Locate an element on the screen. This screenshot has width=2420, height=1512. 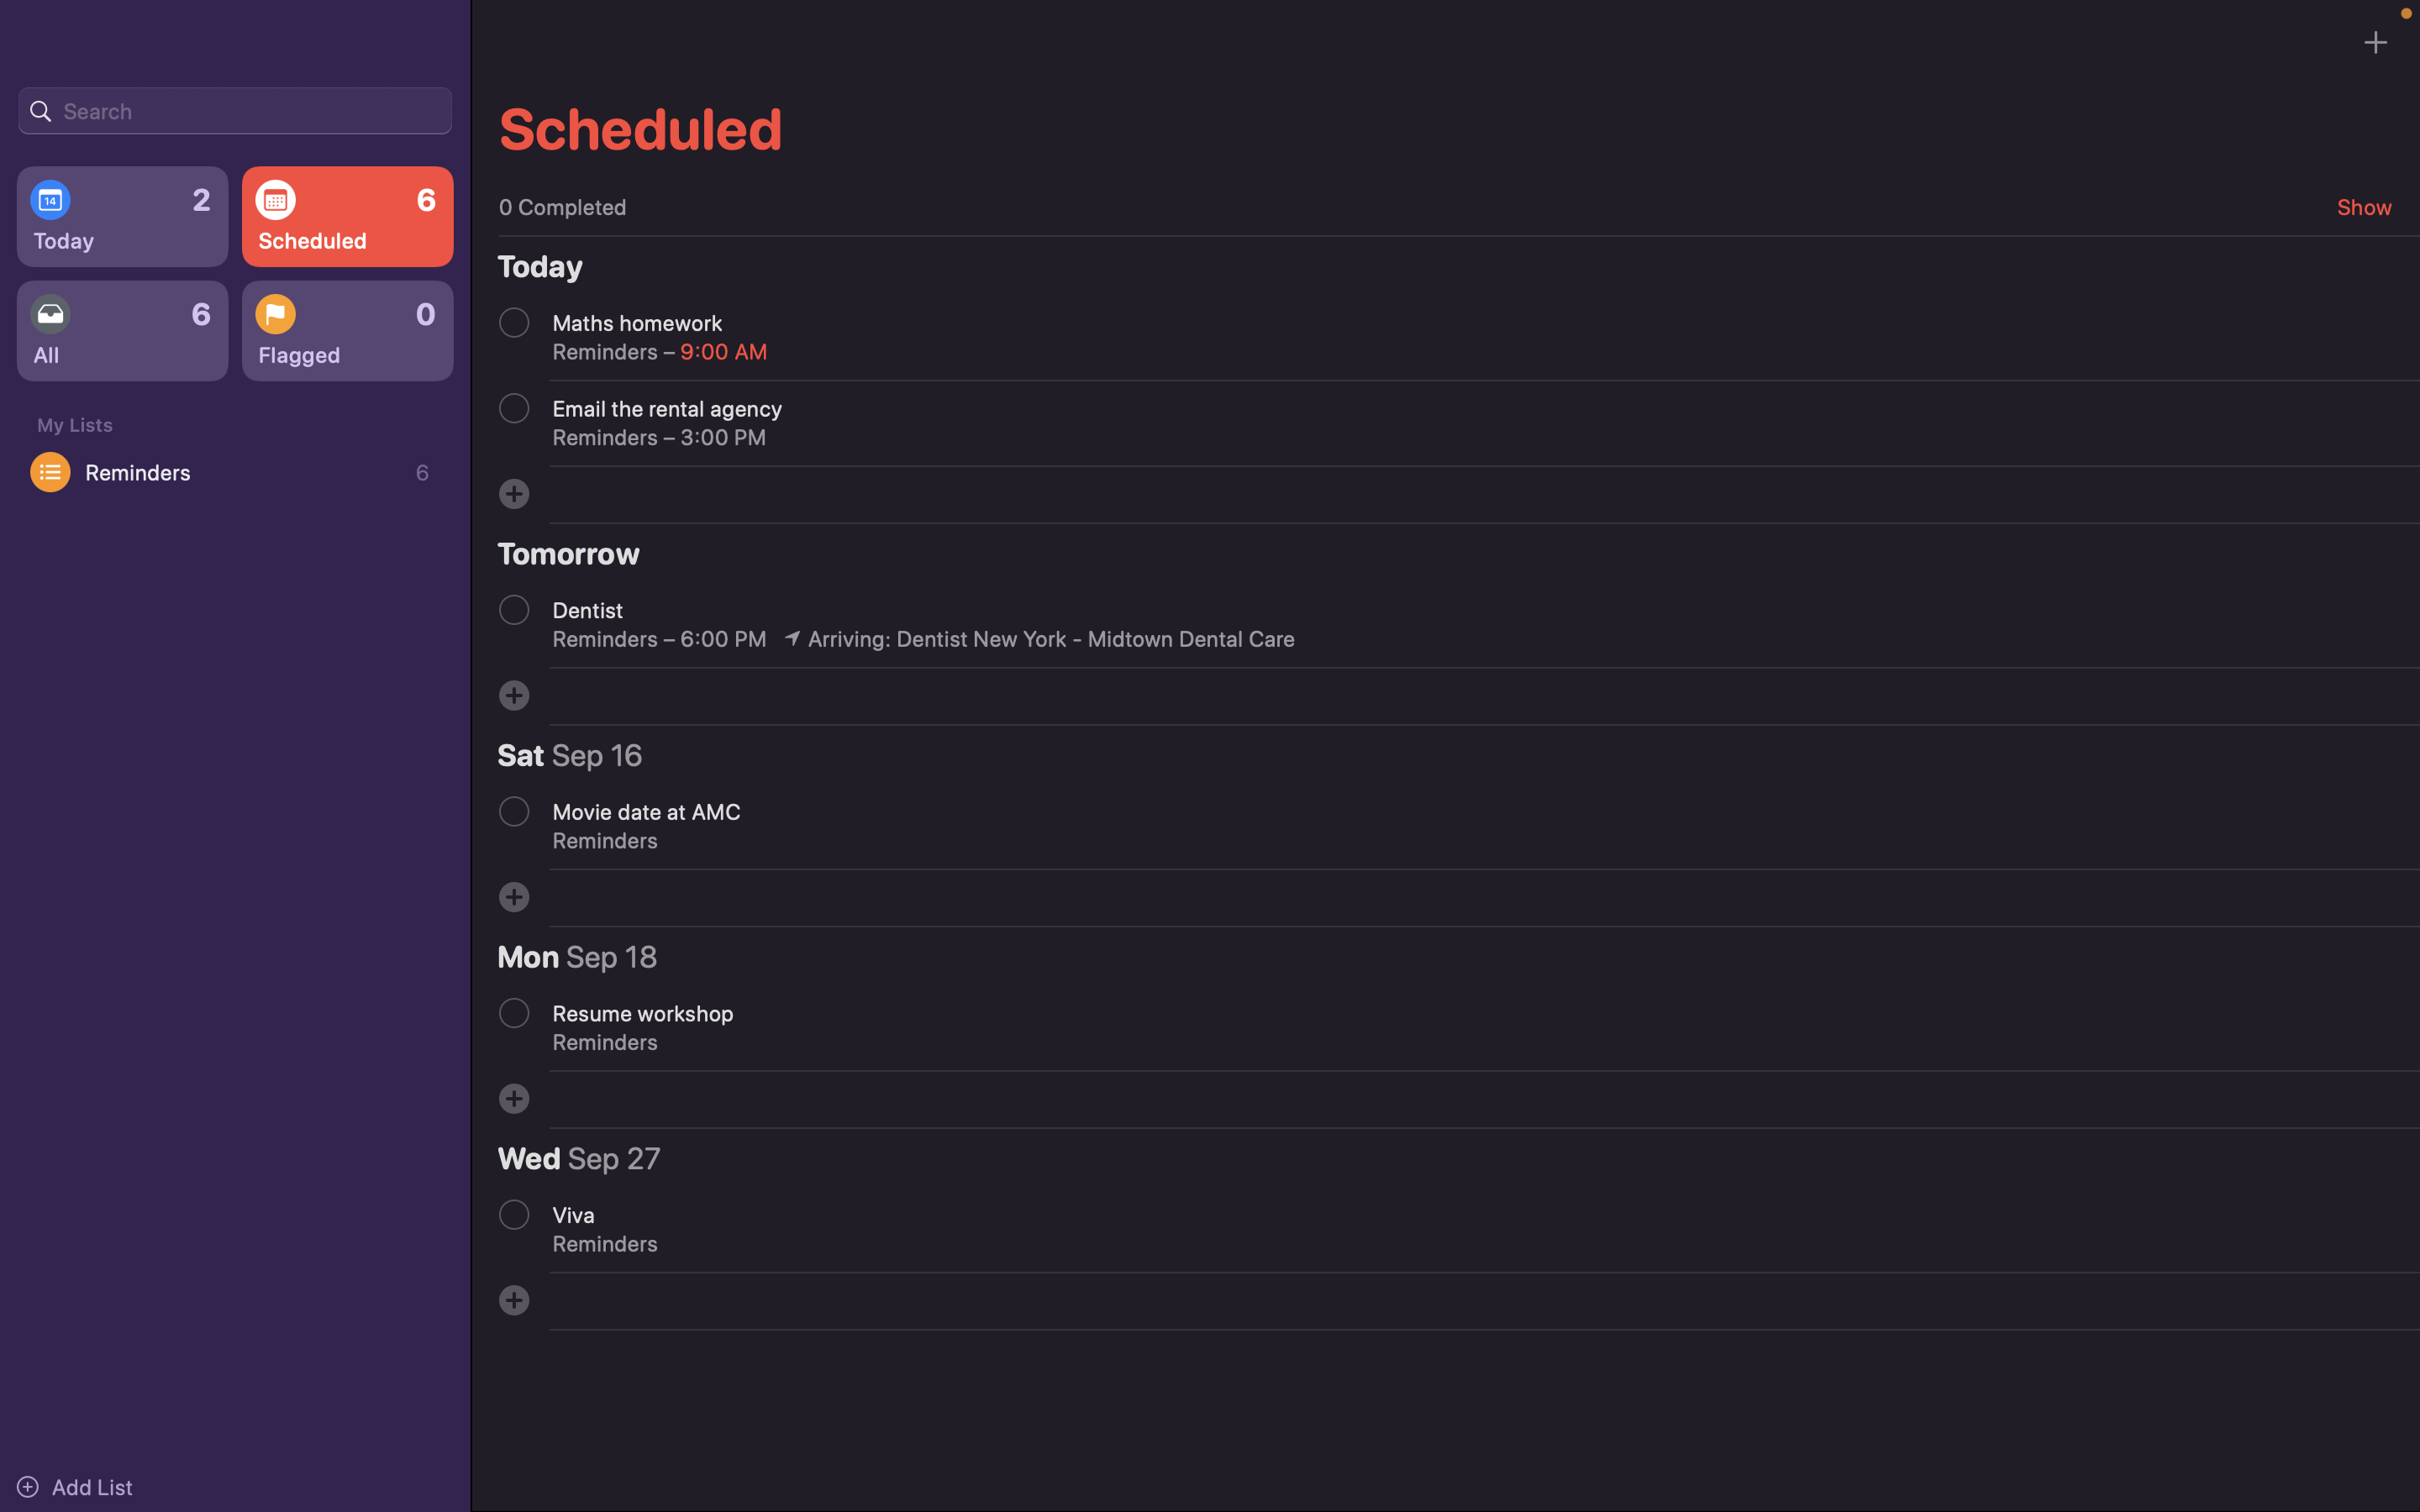
Go for the second appointment in today"s list is located at coordinates (513, 407).